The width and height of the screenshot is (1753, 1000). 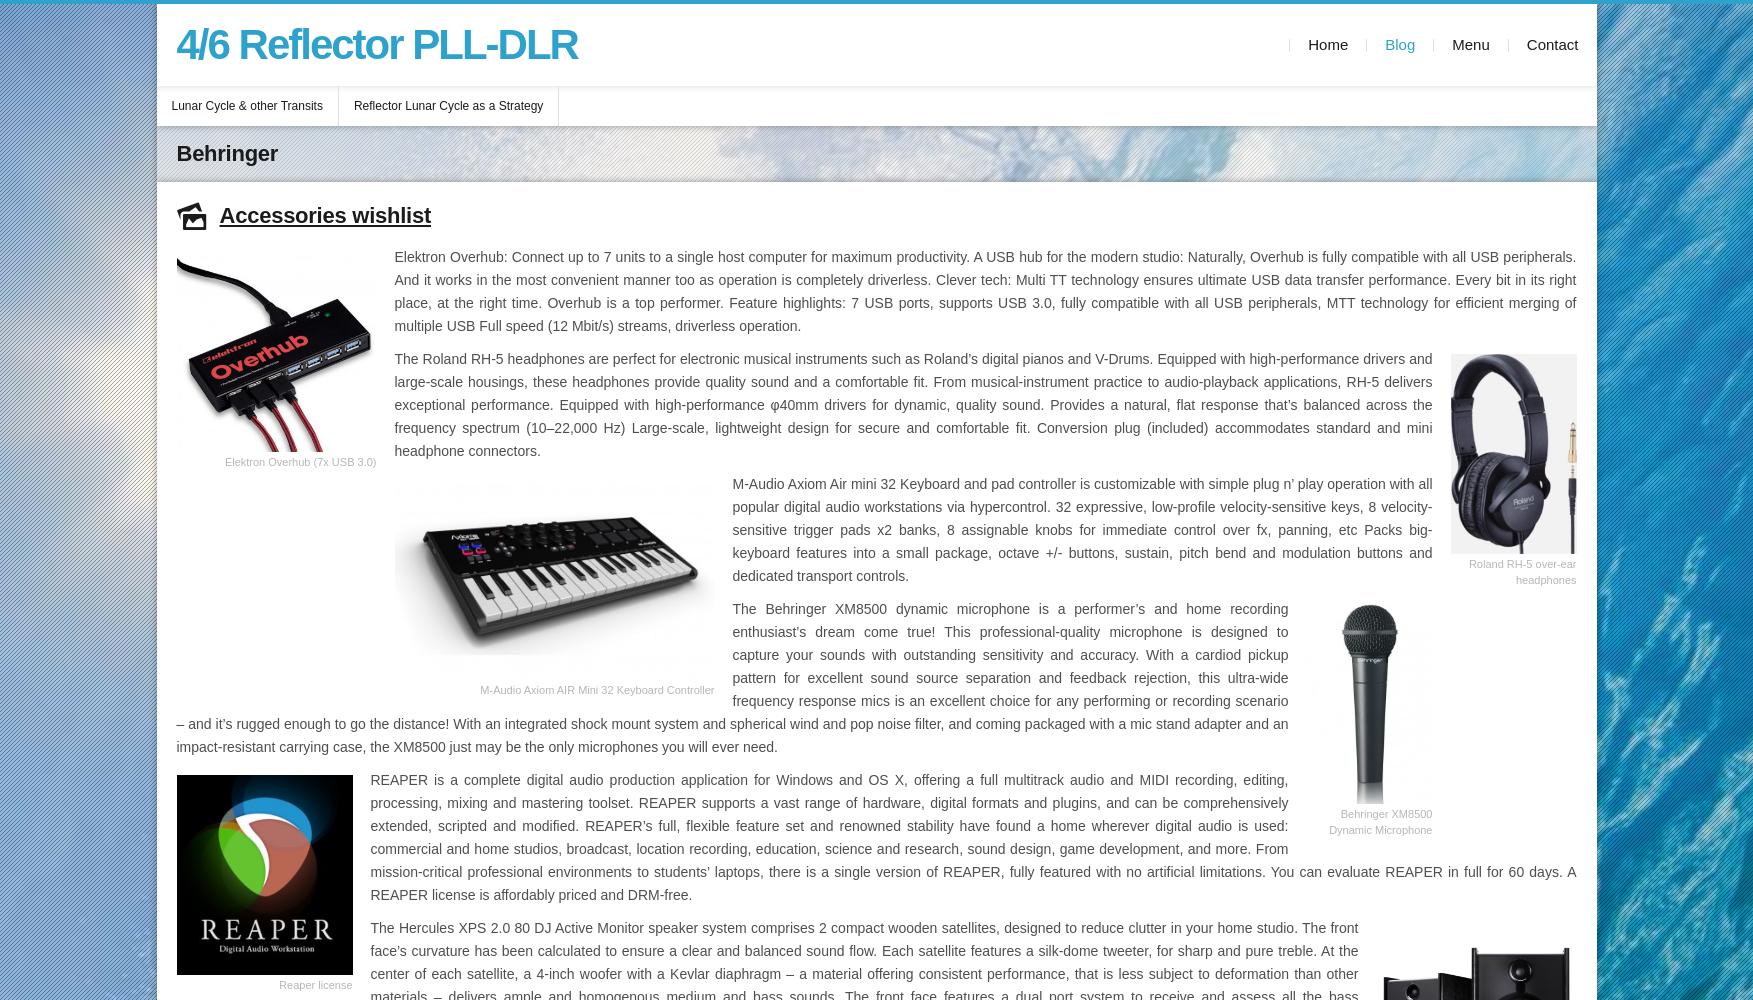 I want to click on 'Elektron Overhub: Connect up to 7 units to a single host computer for maximum productivity. A USB hub for the modern studio: Naturally, Overhub is fully compatible with all USB peripherals. And it works in the most convenient manner too as operation is completely driverless. Clever tech: Multi TT technology ensures ultimate USB data transfer performance. Every bit in its right place, at the right time. Overhub is a top performer. Feature highlights: 7 USB ports, supports USB 3.0, fully compatible with all USB peripherals, MTT technology for efficient merging of multiple USB Full speed (12 Mbit/s) streams, driverless operation.', so click(x=985, y=291).